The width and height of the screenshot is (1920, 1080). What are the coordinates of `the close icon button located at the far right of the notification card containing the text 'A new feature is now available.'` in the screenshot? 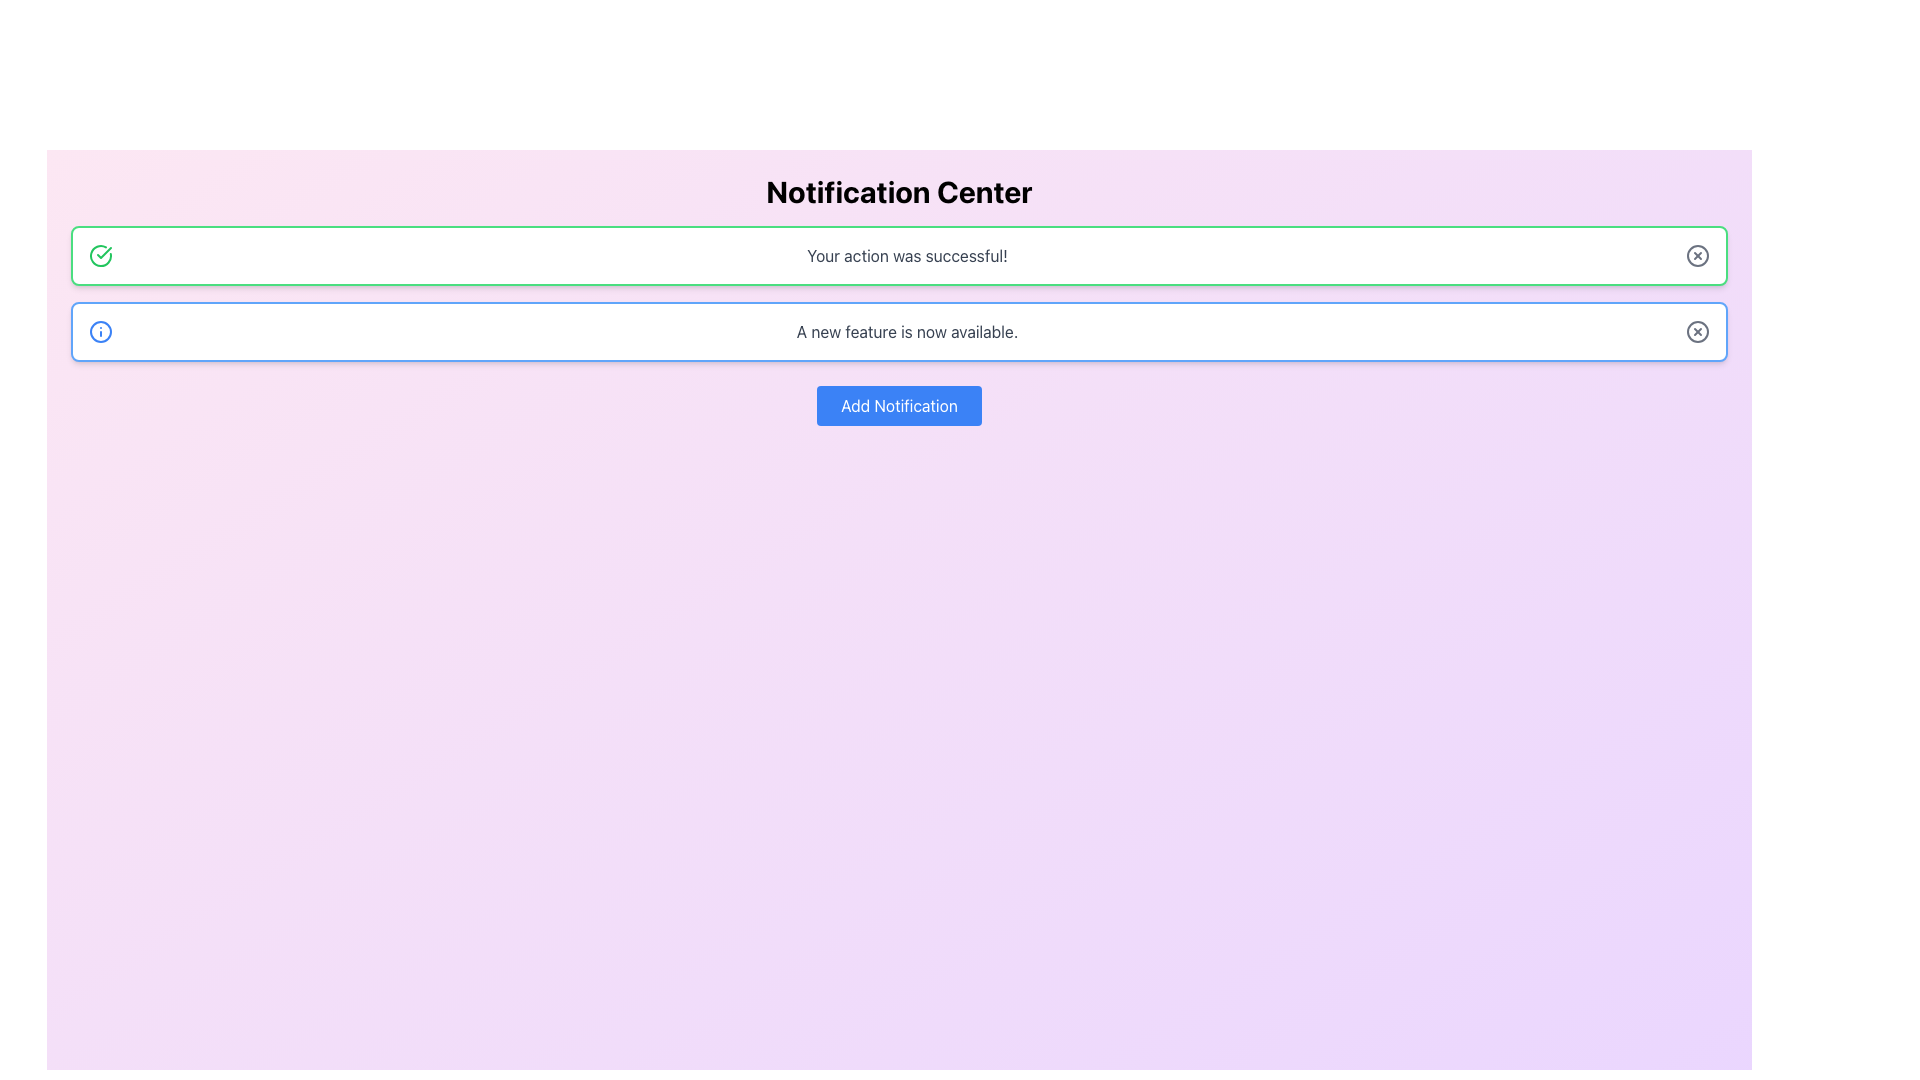 It's located at (1697, 330).